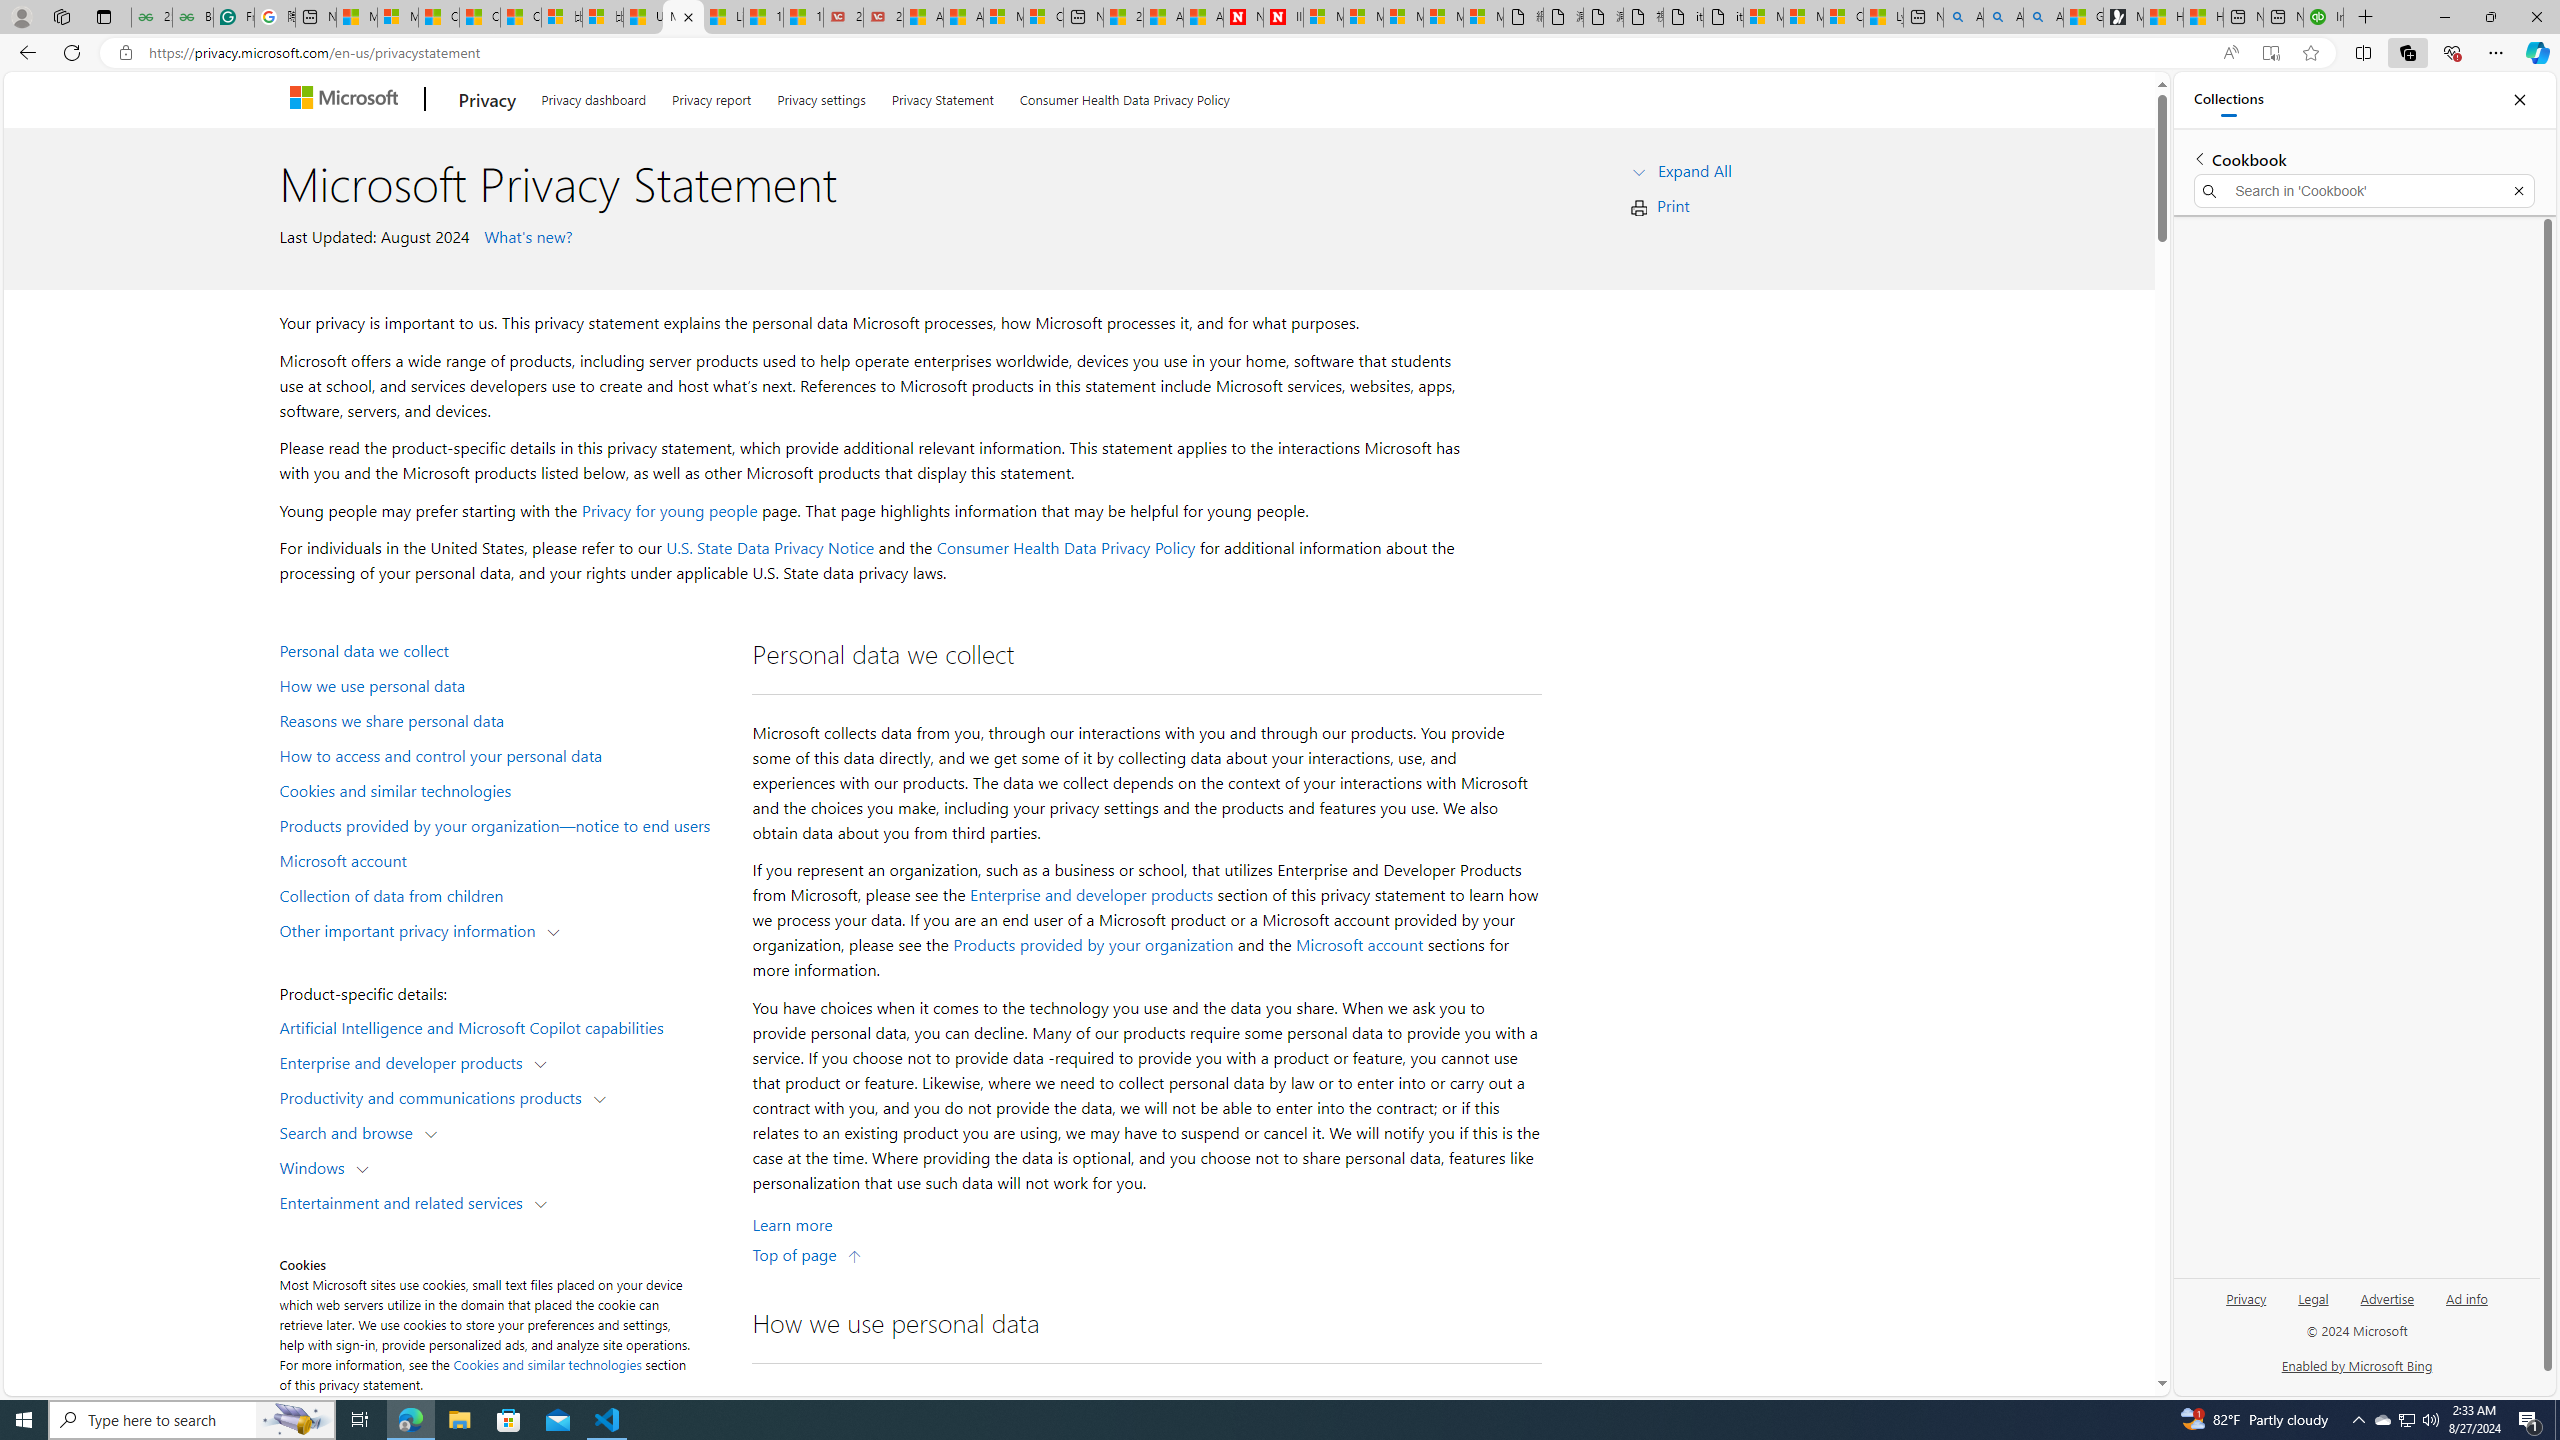 This screenshot has width=2560, height=1440. Describe the element at coordinates (1065, 547) in the screenshot. I see `'Consumer Health Data Privacy Policy'` at that location.